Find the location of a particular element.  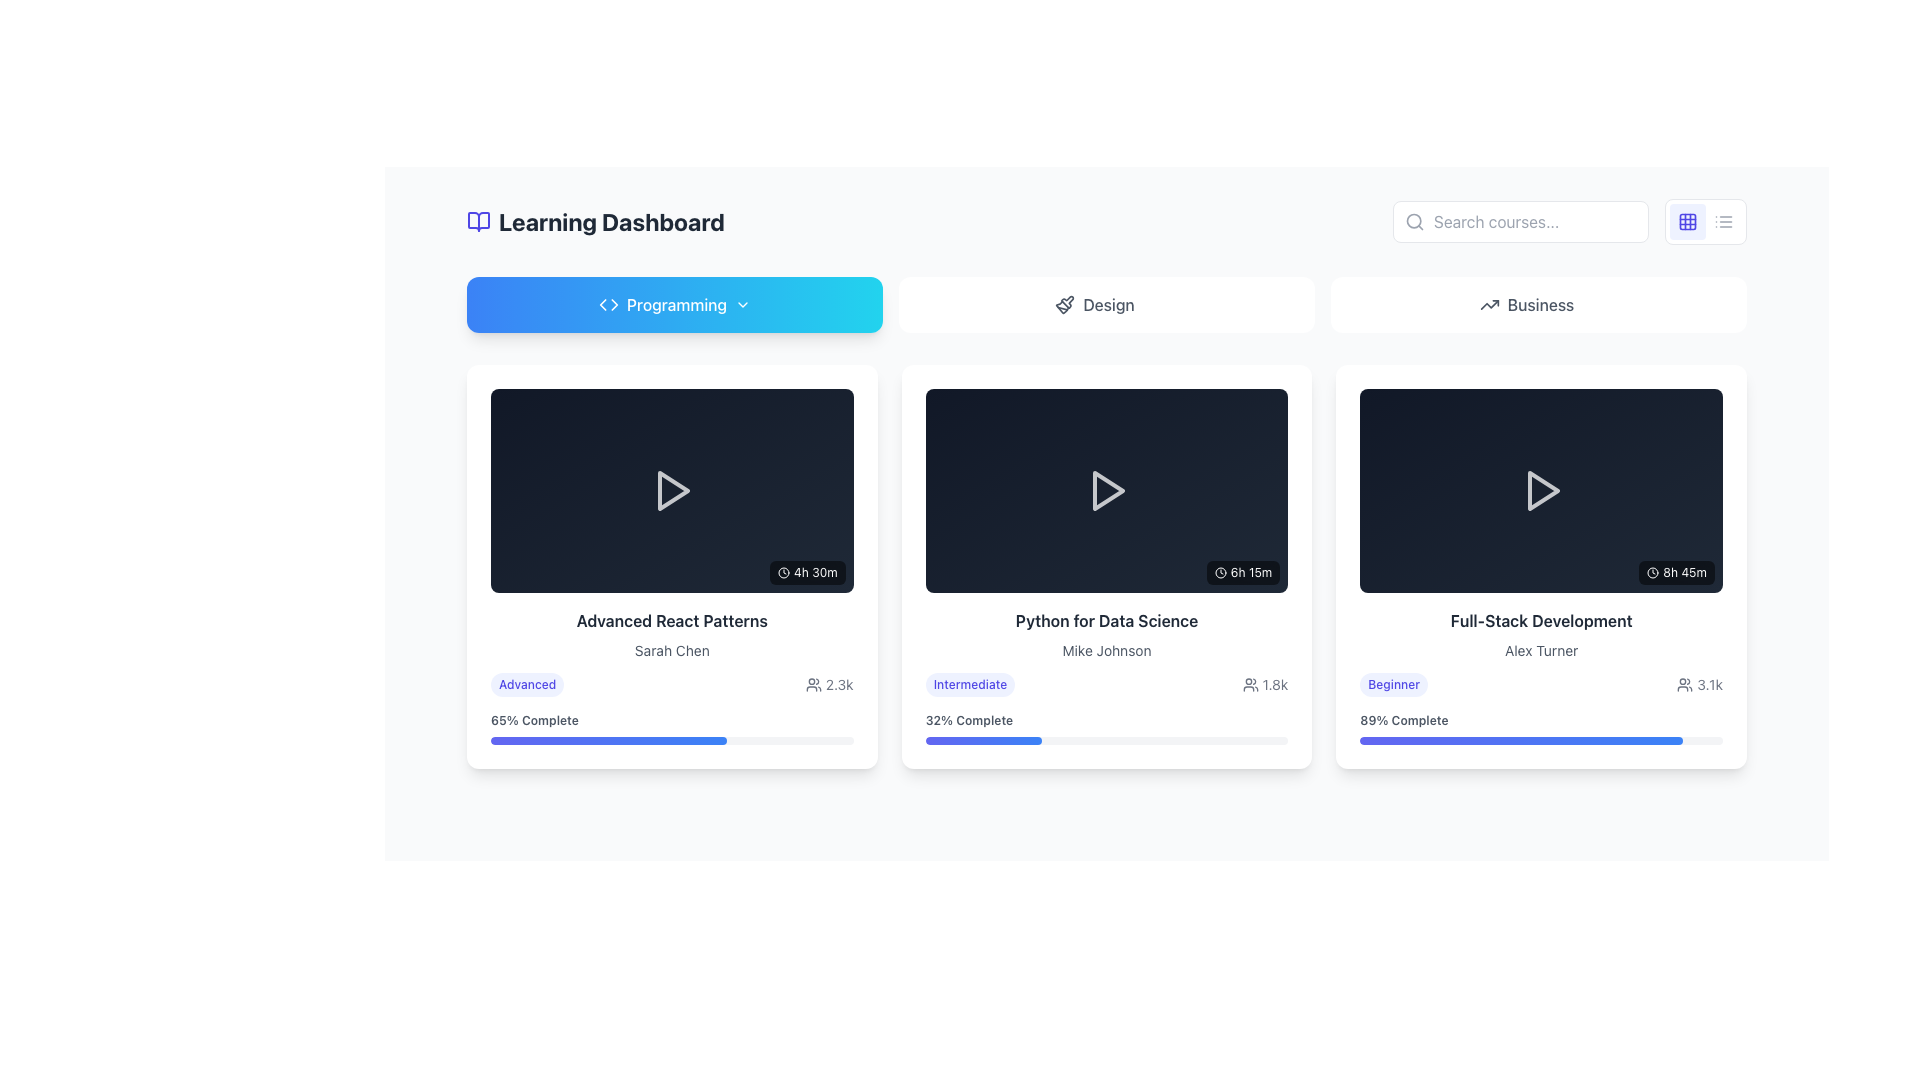

the small magnifying glass icon with a circular handle located in the left side of the search input field, positioned in the top-right of the interface is located at coordinates (1414, 222).